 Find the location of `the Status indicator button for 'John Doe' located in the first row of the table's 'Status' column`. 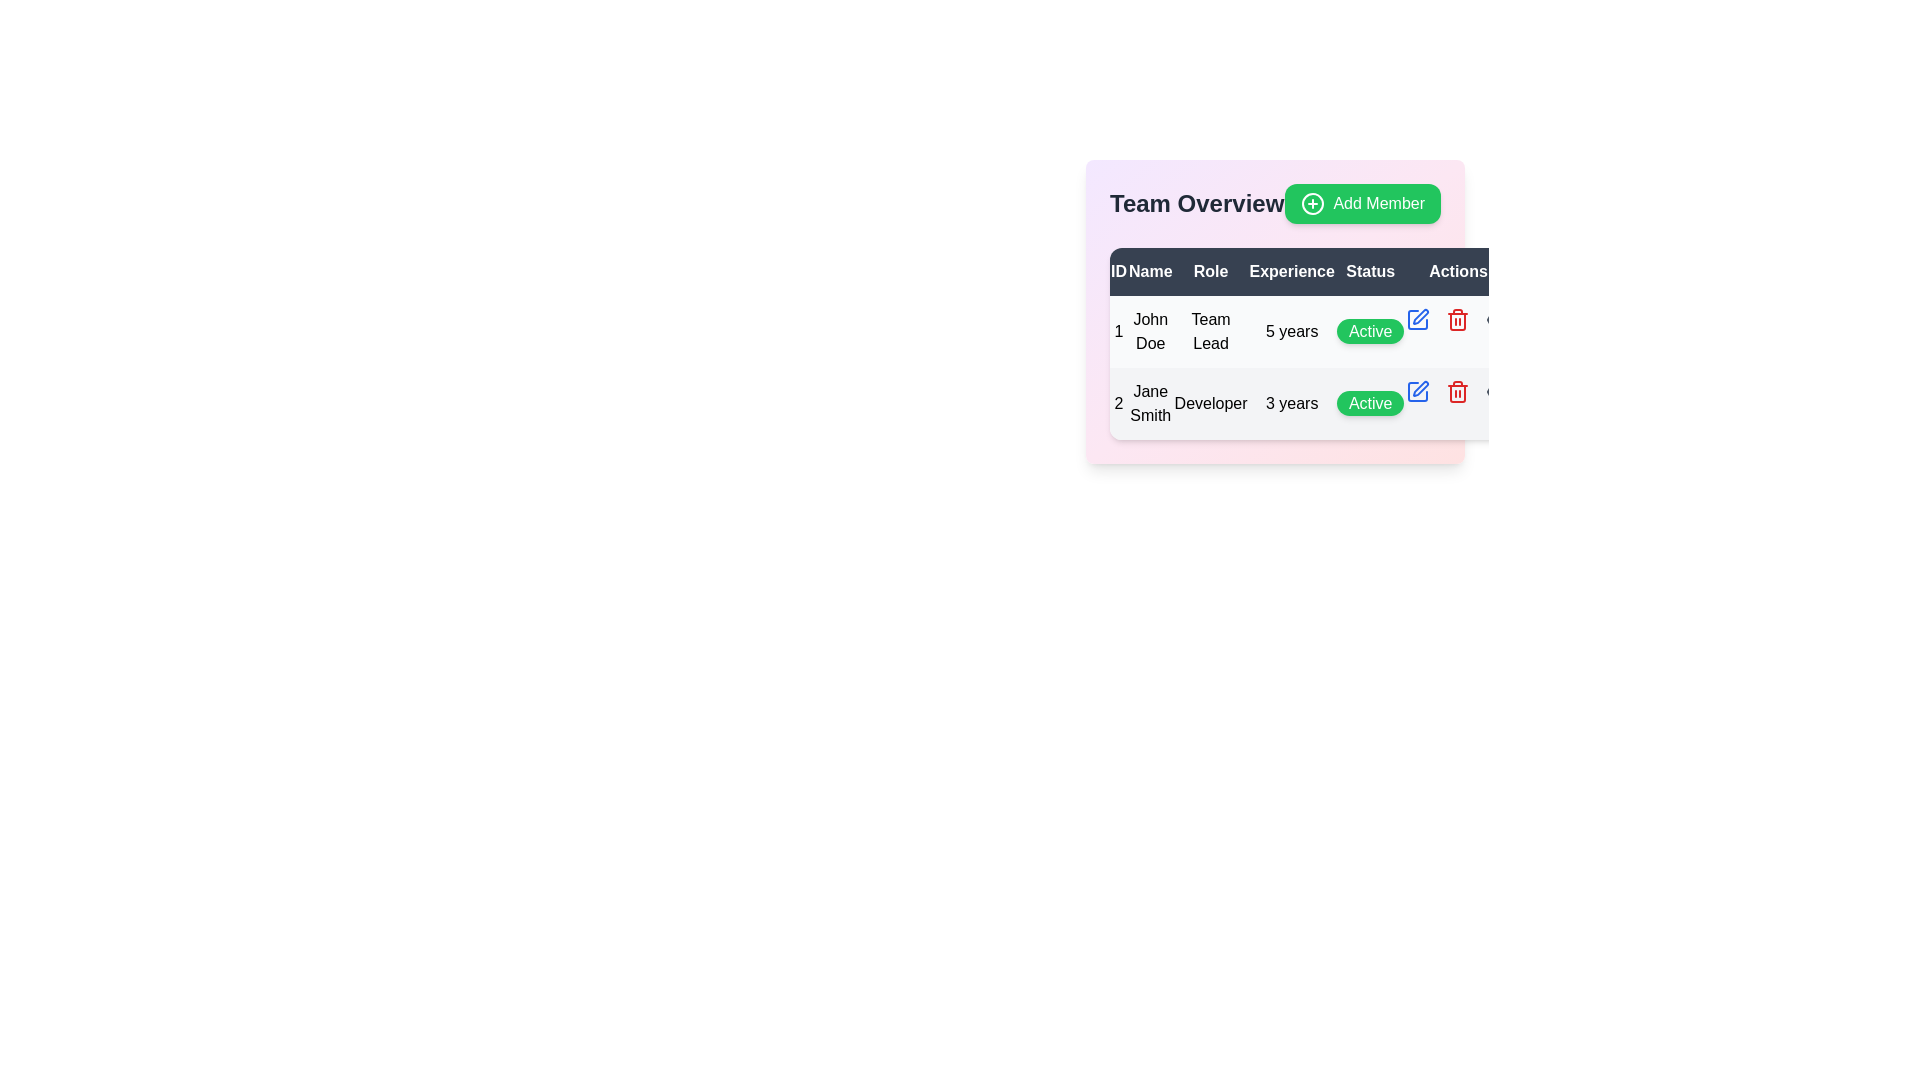

the Status indicator button for 'John Doe' located in the first row of the table's 'Status' column is located at coordinates (1369, 330).